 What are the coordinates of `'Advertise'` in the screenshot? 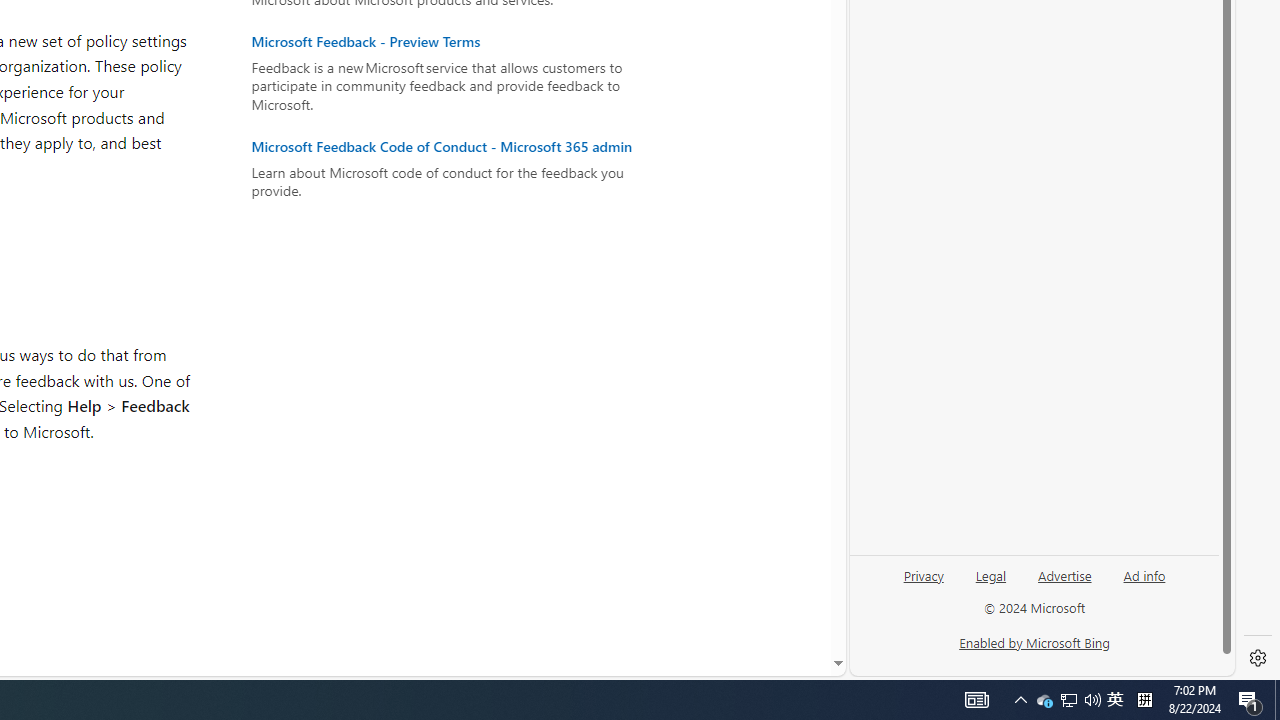 It's located at (1063, 574).